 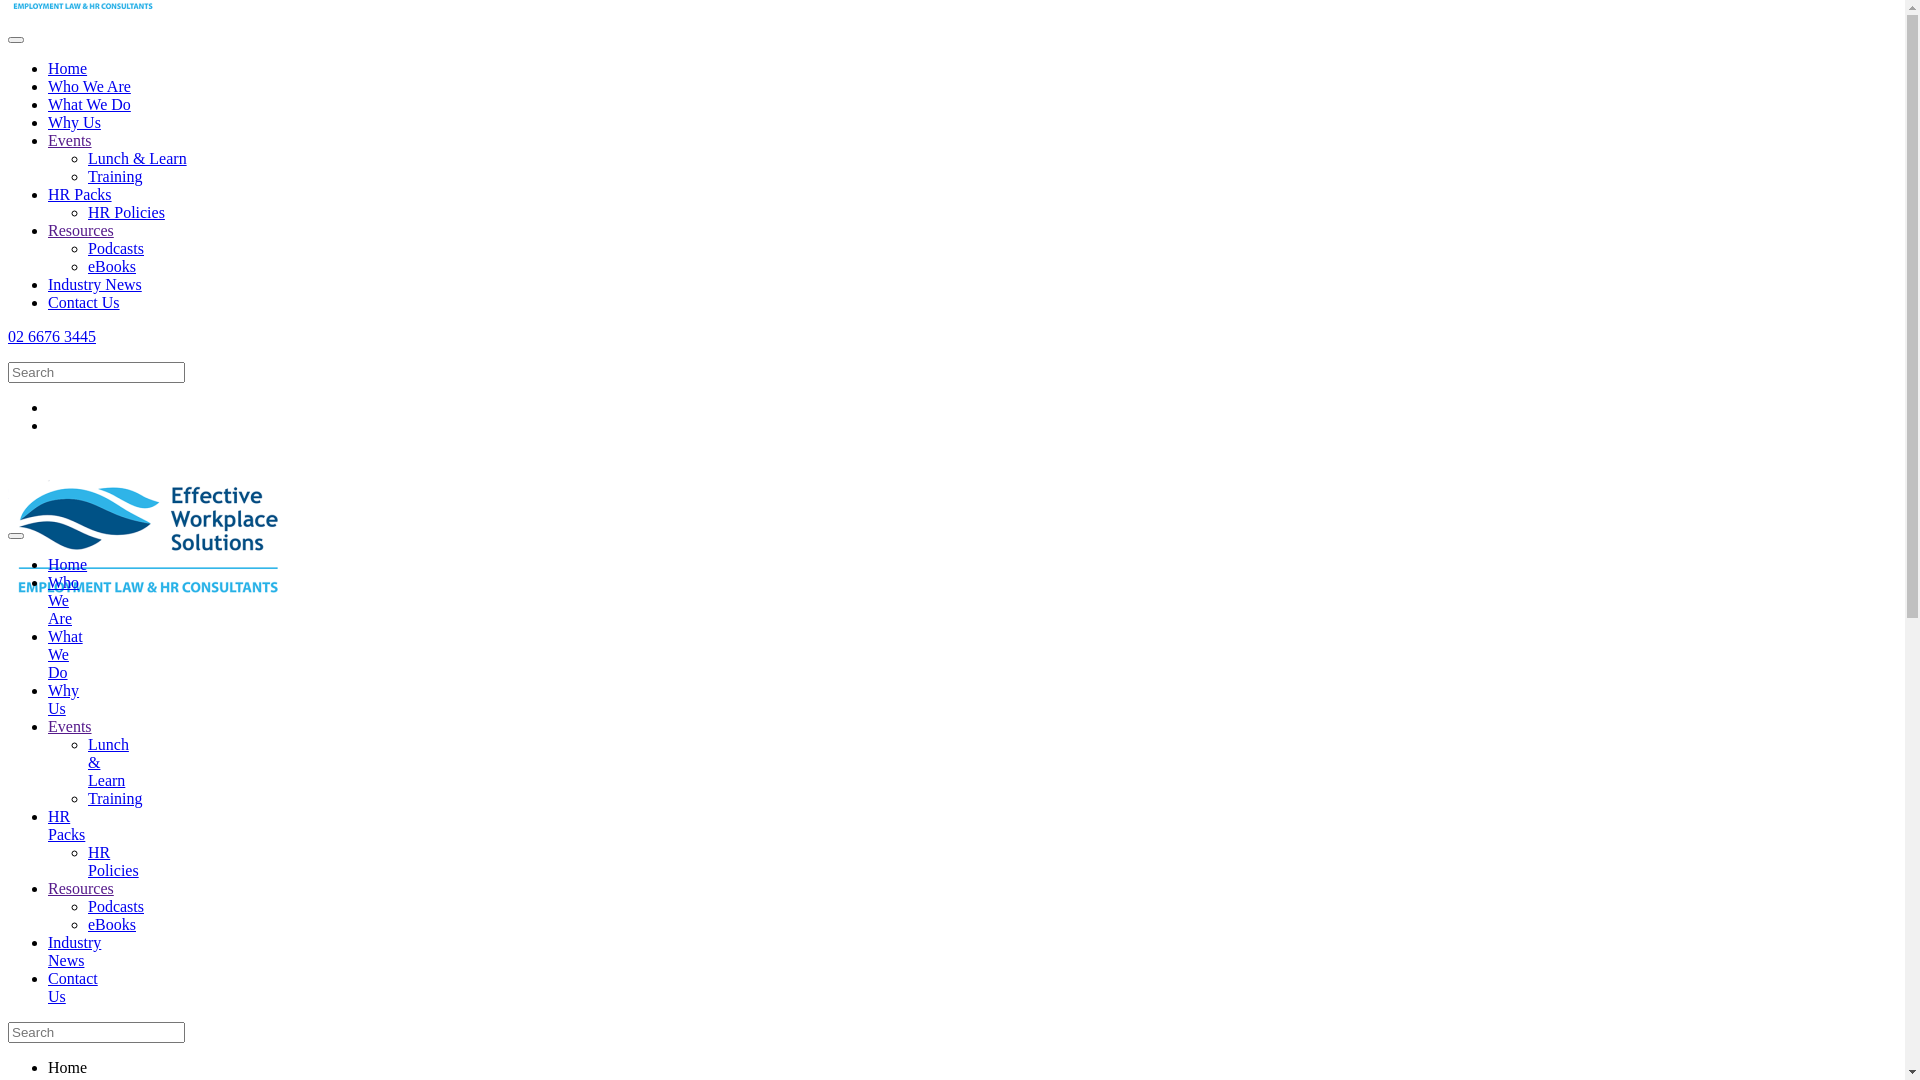 What do you see at coordinates (72, 986) in the screenshot?
I see `'Contact Us'` at bounding box center [72, 986].